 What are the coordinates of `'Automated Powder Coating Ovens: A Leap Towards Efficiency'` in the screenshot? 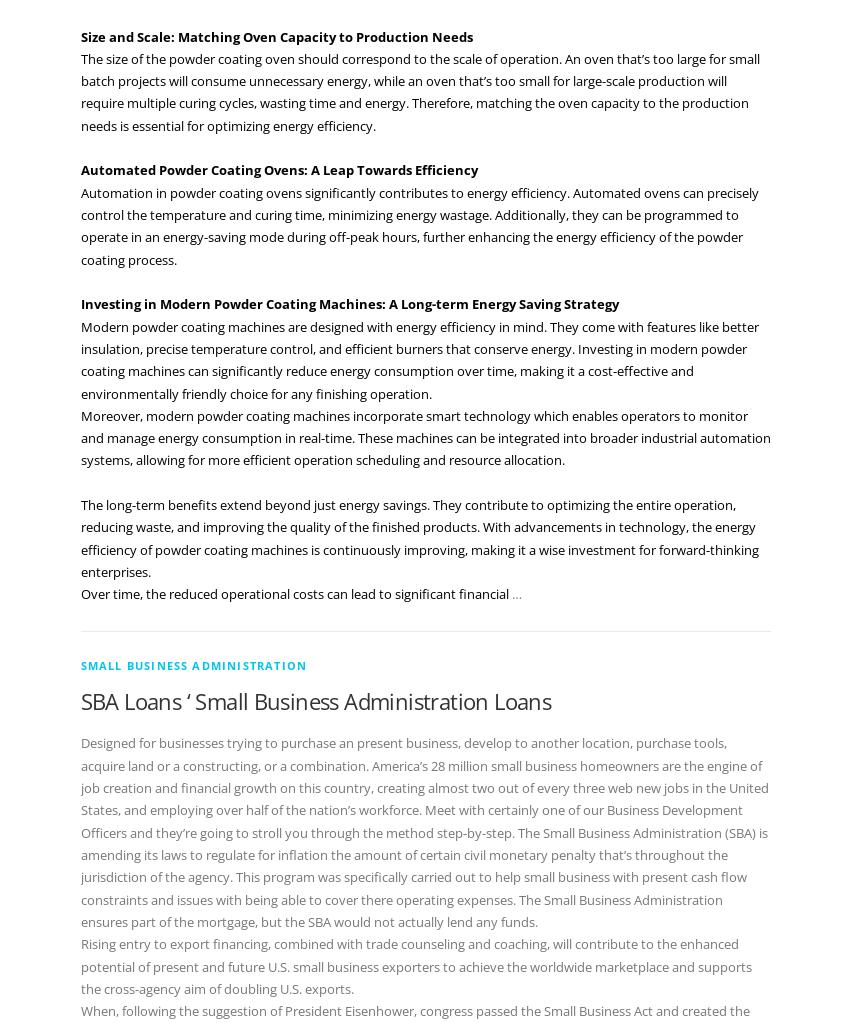 It's located at (278, 170).